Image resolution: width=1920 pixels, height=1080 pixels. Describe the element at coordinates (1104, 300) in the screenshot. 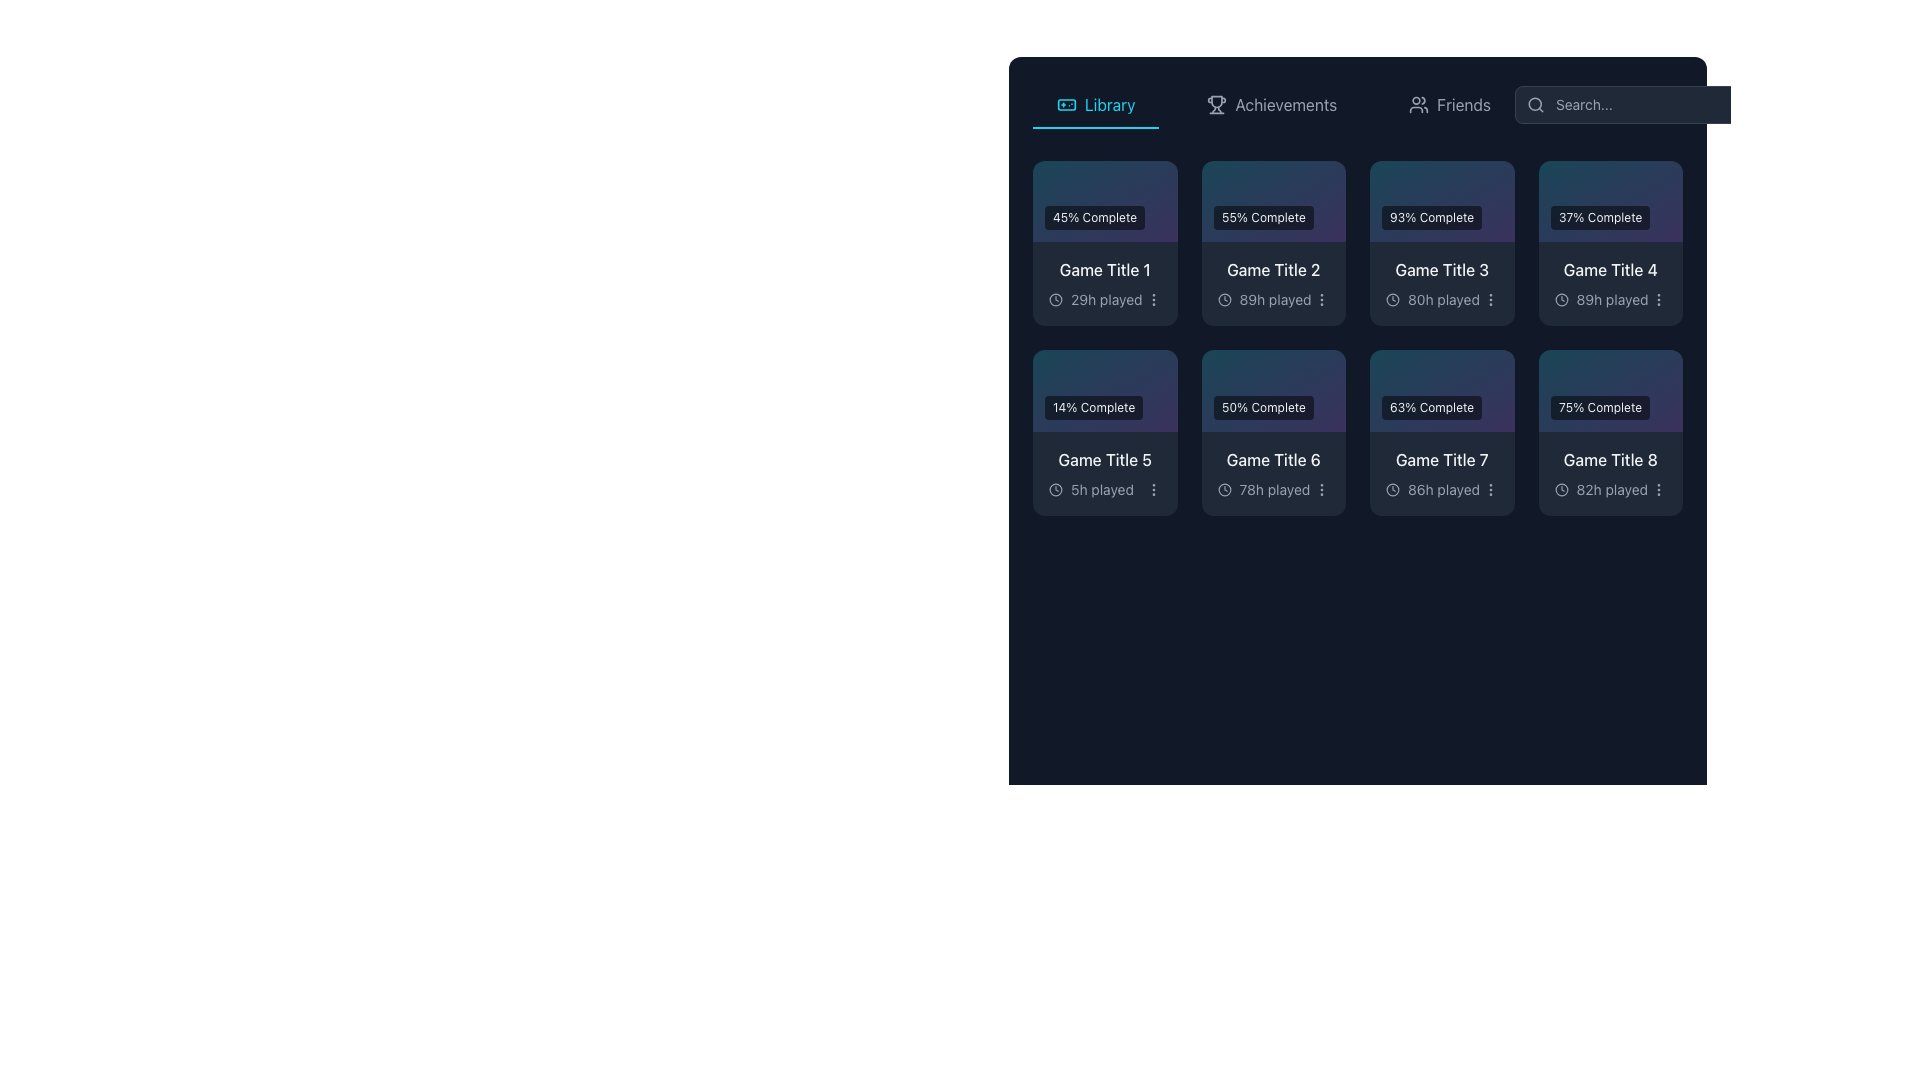

I see `the static label indicating total gameplay hours for 'Game Title 1', which is located below the game's title and aligns with the clock icon` at that location.